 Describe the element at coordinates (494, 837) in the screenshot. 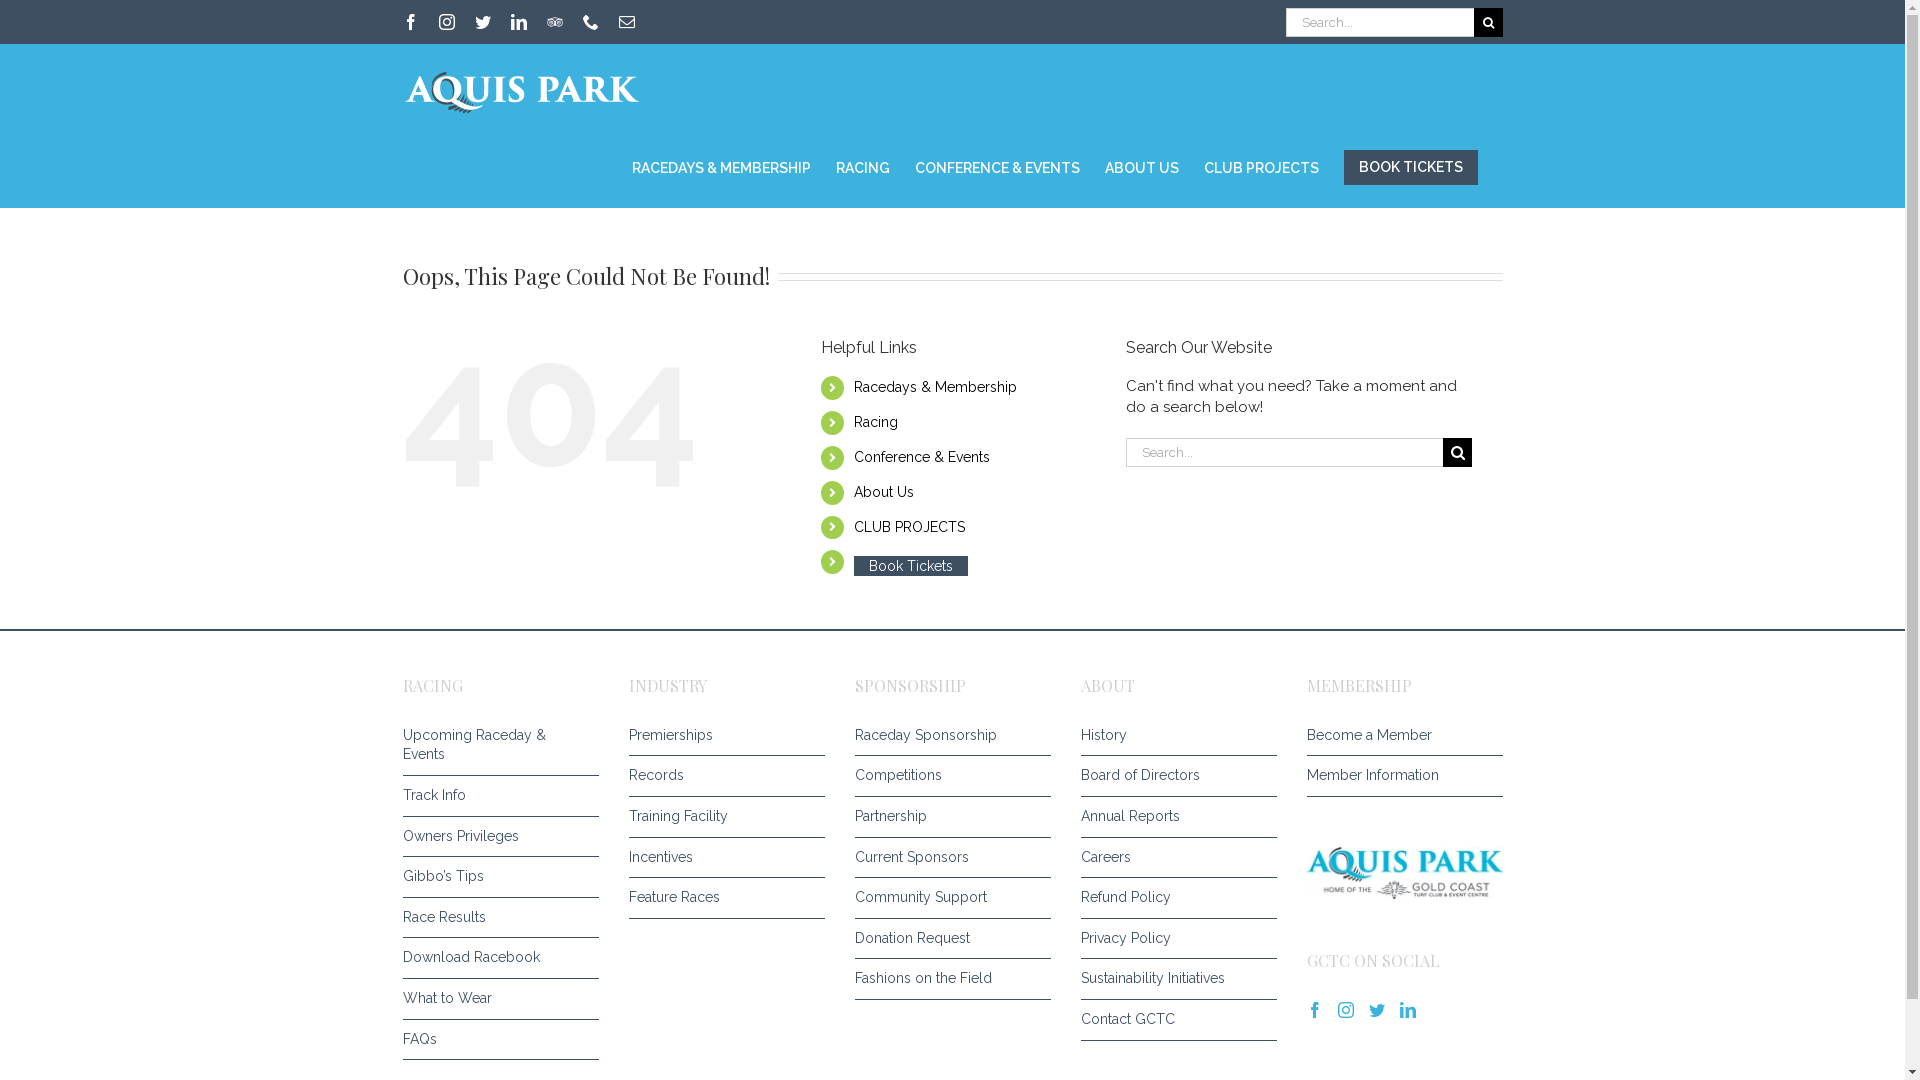

I see `'Owners Privileges'` at that location.